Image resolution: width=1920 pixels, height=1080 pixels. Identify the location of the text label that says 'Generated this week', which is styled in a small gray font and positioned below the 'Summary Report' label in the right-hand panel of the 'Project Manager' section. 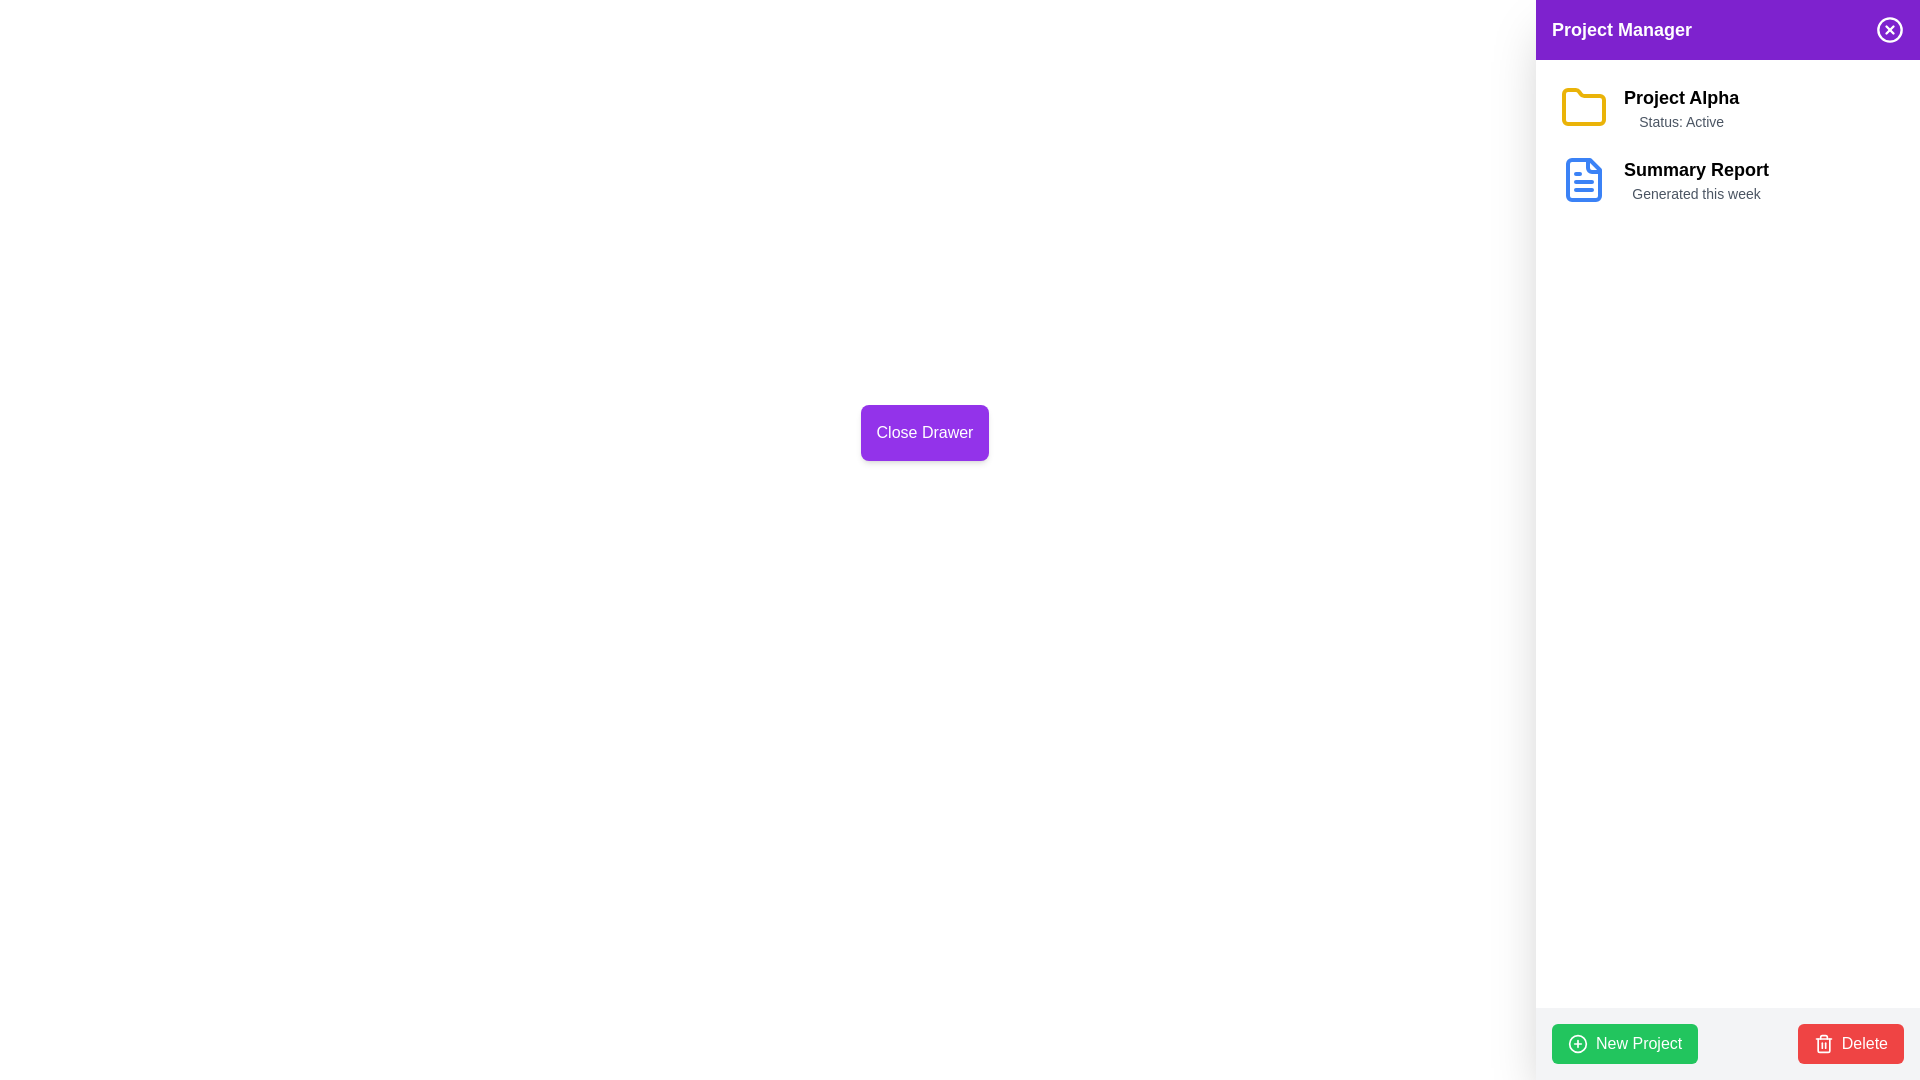
(1695, 193).